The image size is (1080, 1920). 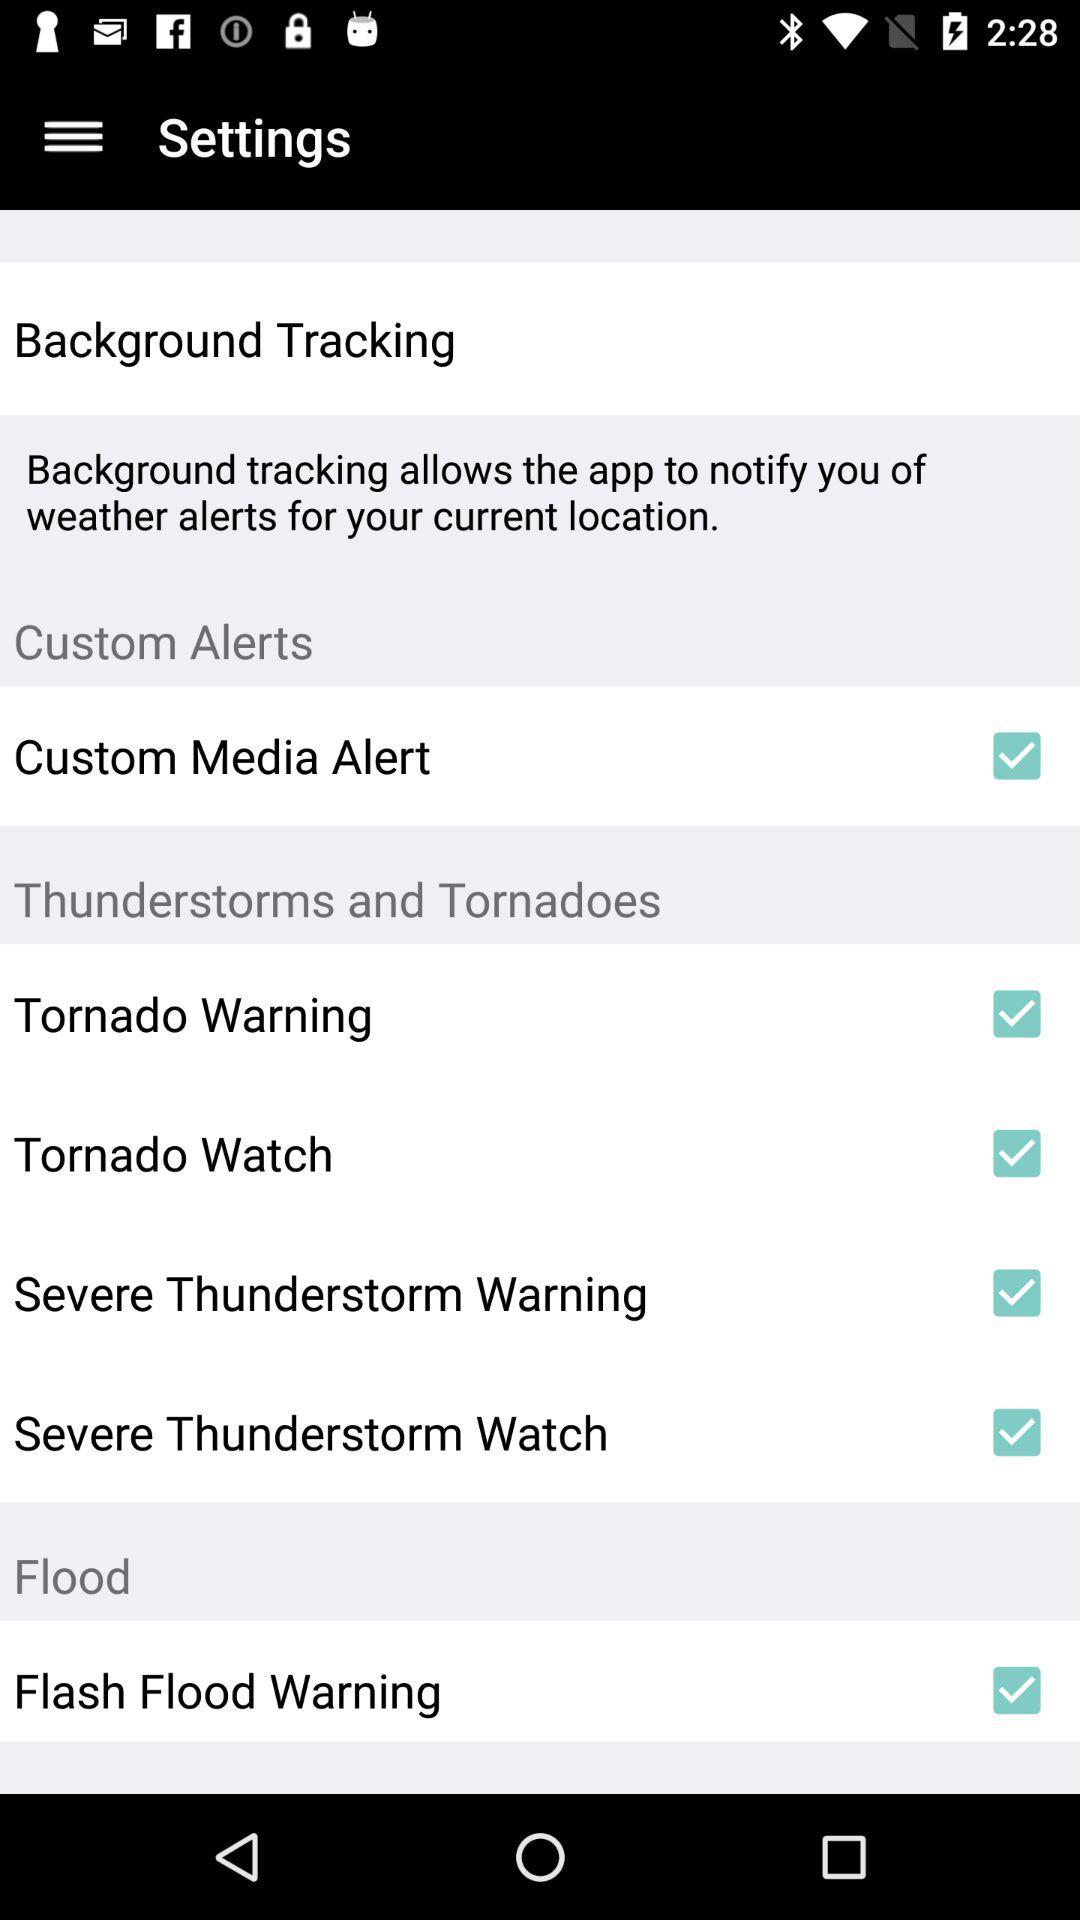 I want to click on show the menu, so click(x=72, y=135).